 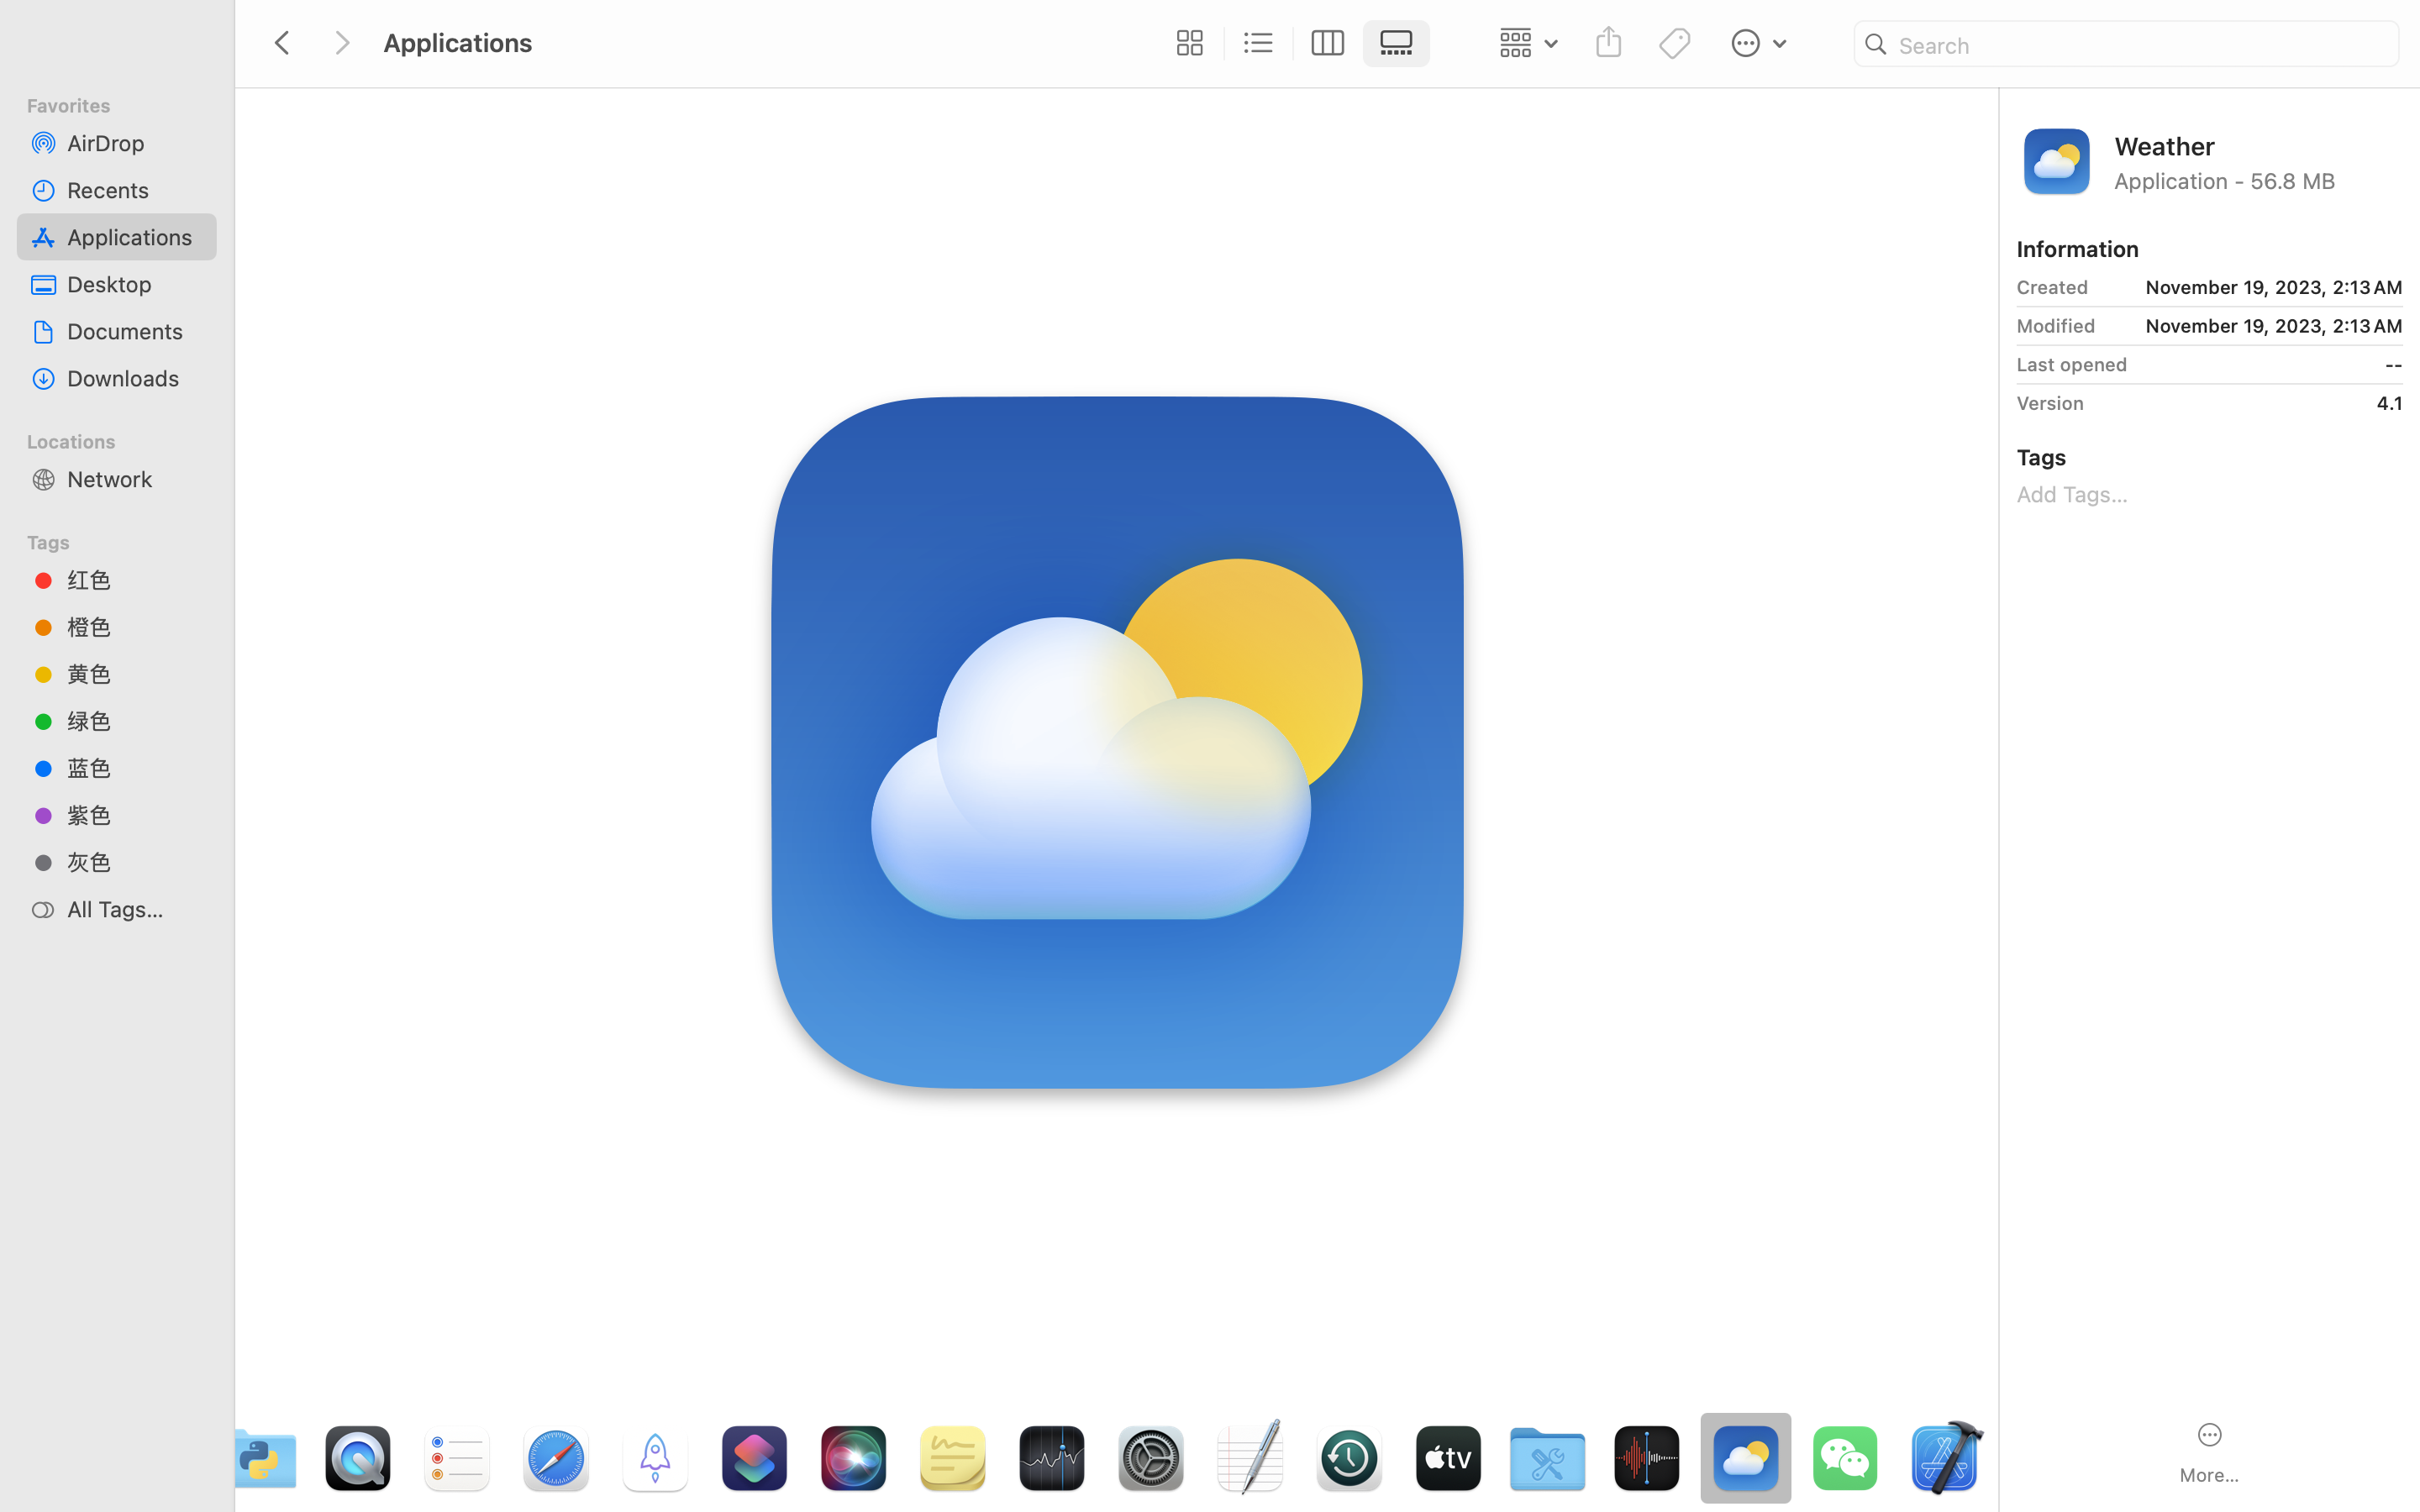 I want to click on 'Weather', so click(x=2258, y=144).